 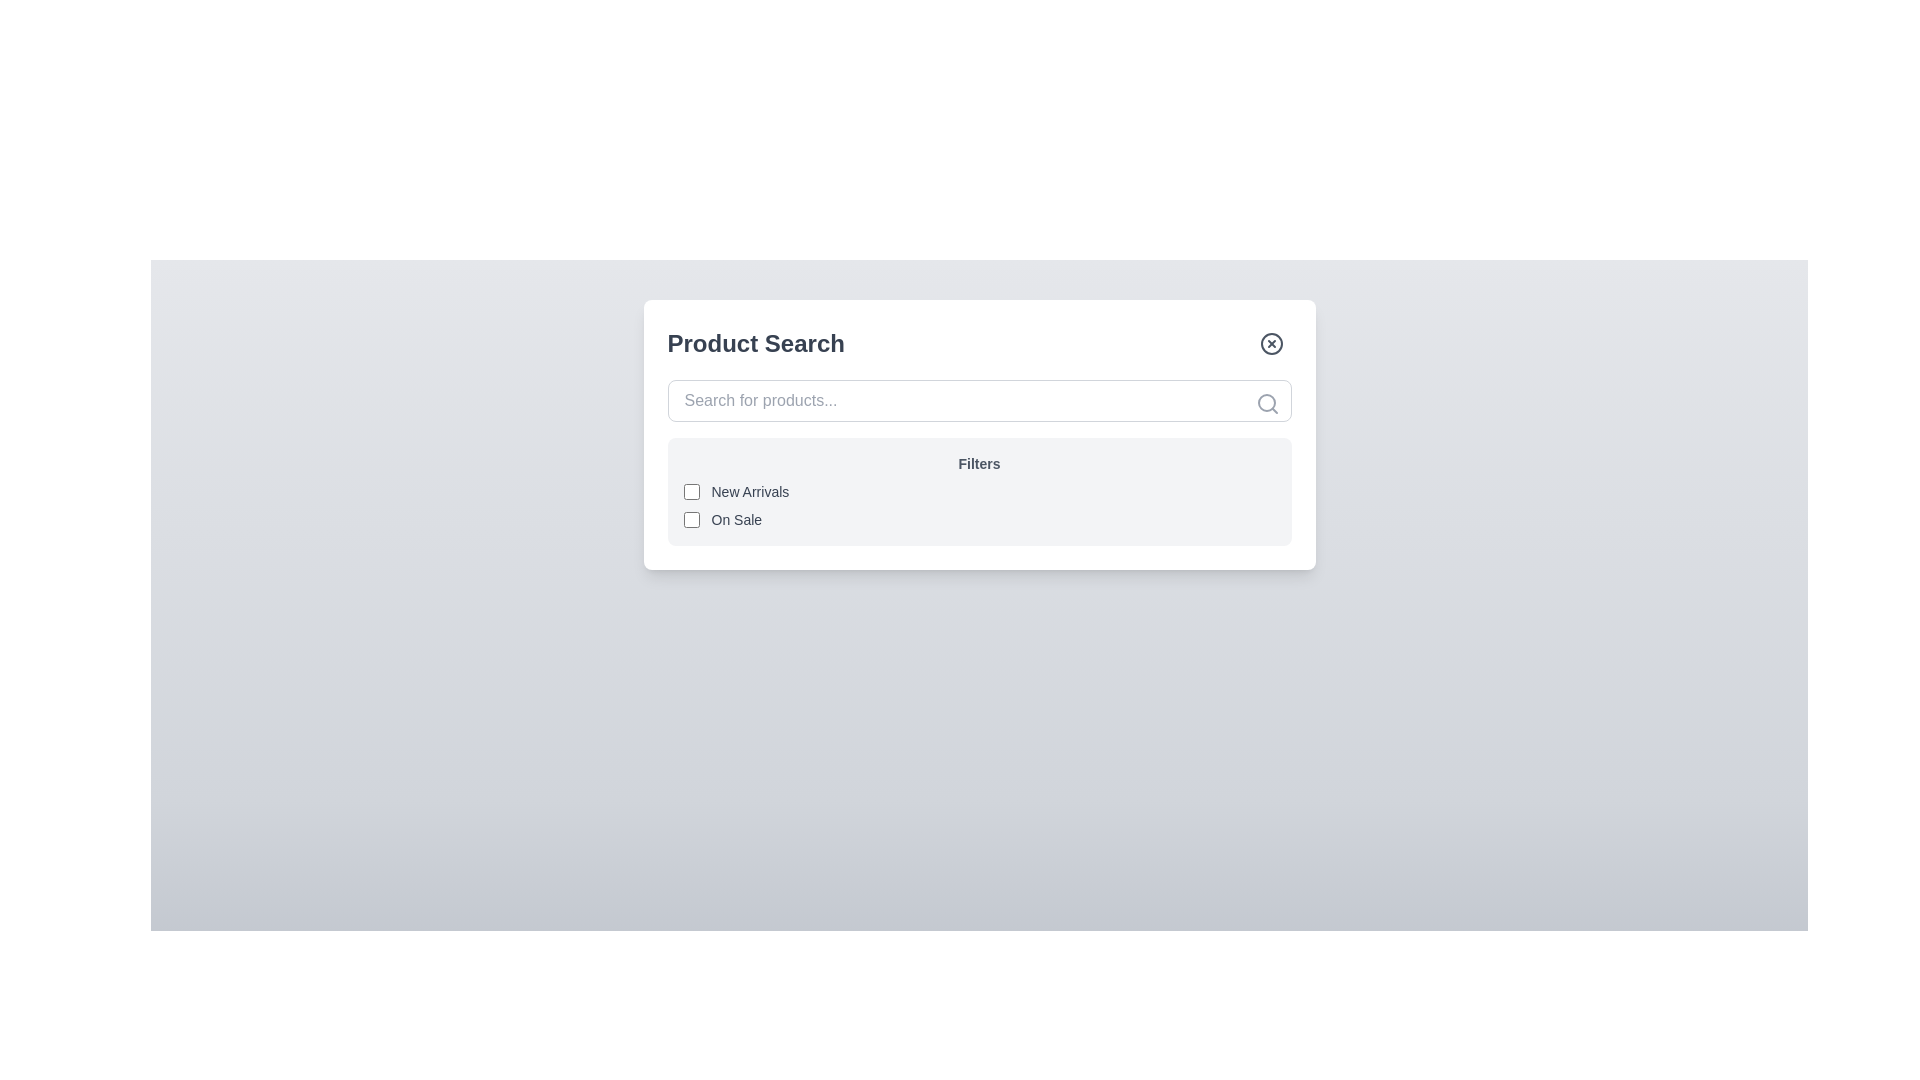 What do you see at coordinates (1265, 402) in the screenshot?
I see `the circular graphical element of the magnifying glass icon located at the upper right corner of the search input bar in the 'Product Search' UI` at bounding box center [1265, 402].